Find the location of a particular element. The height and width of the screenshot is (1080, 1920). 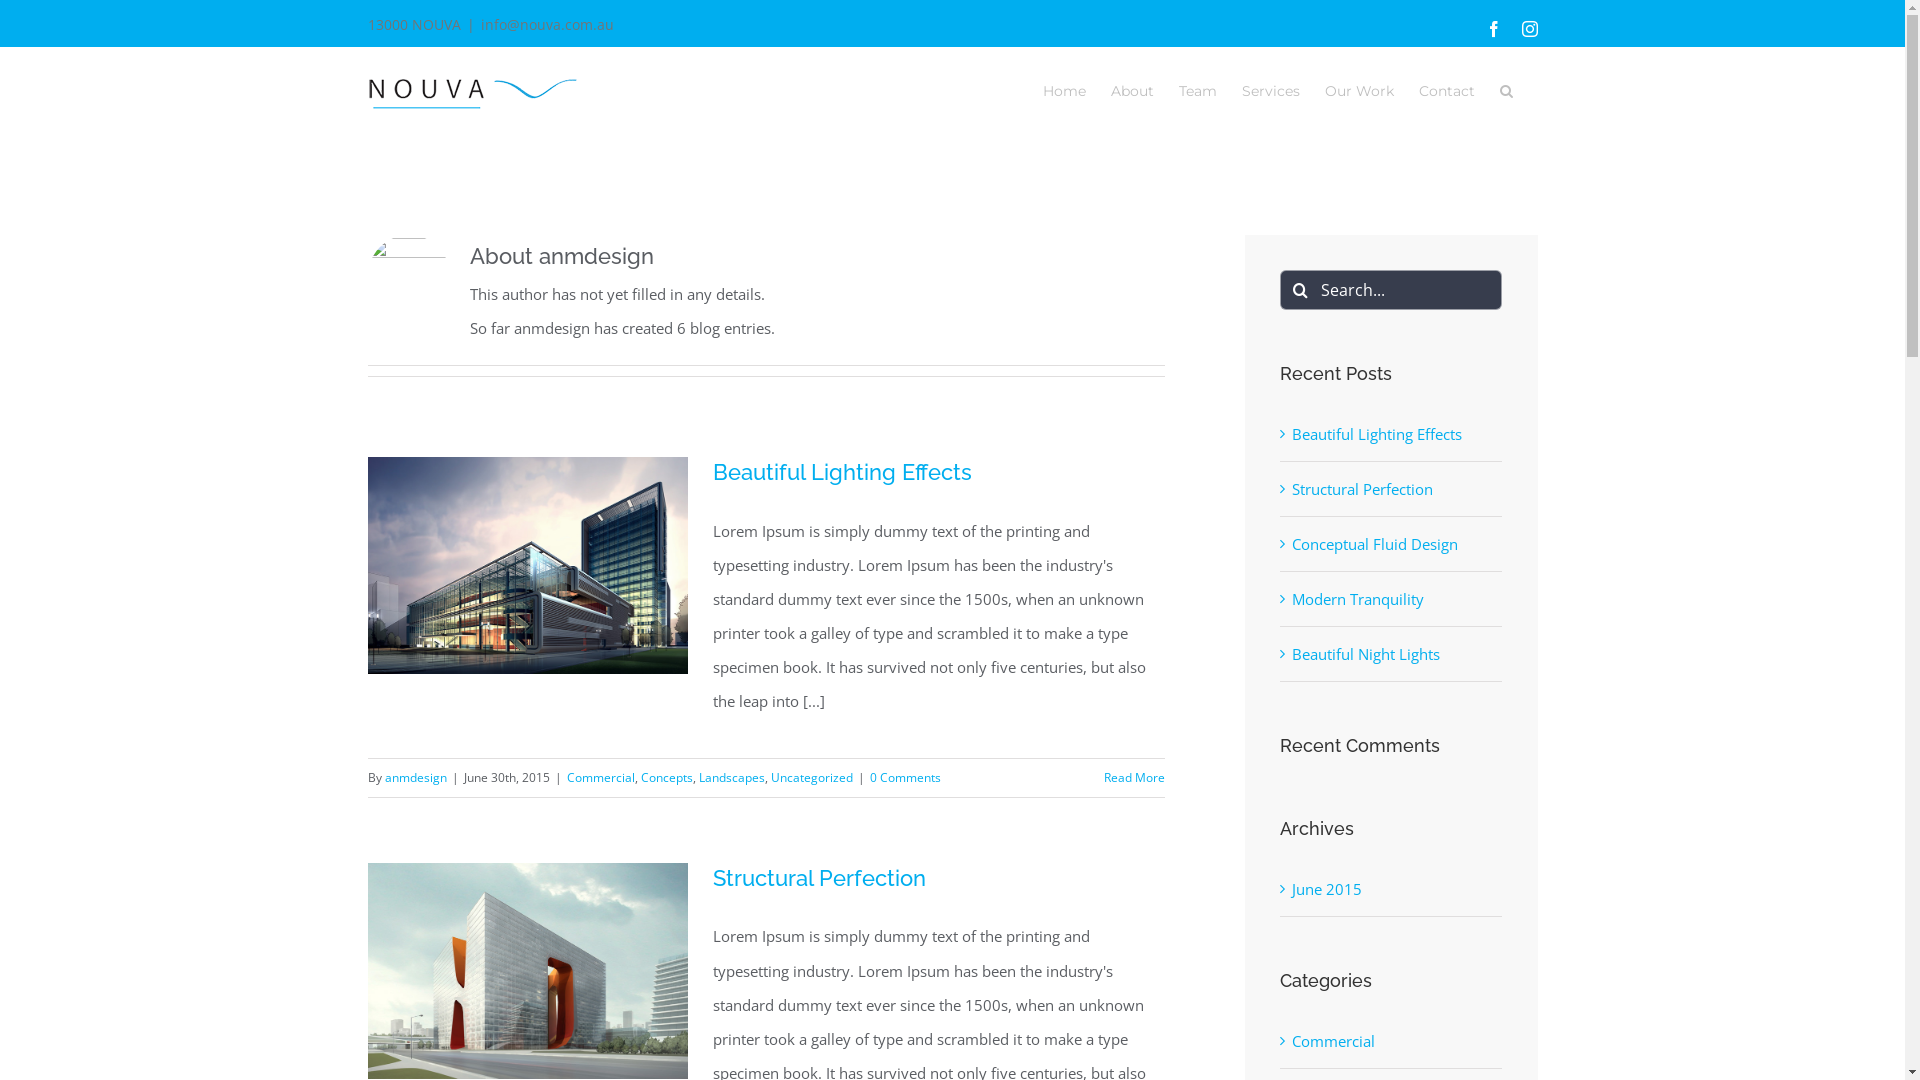

'Uncategorized' is located at coordinates (811, 776).